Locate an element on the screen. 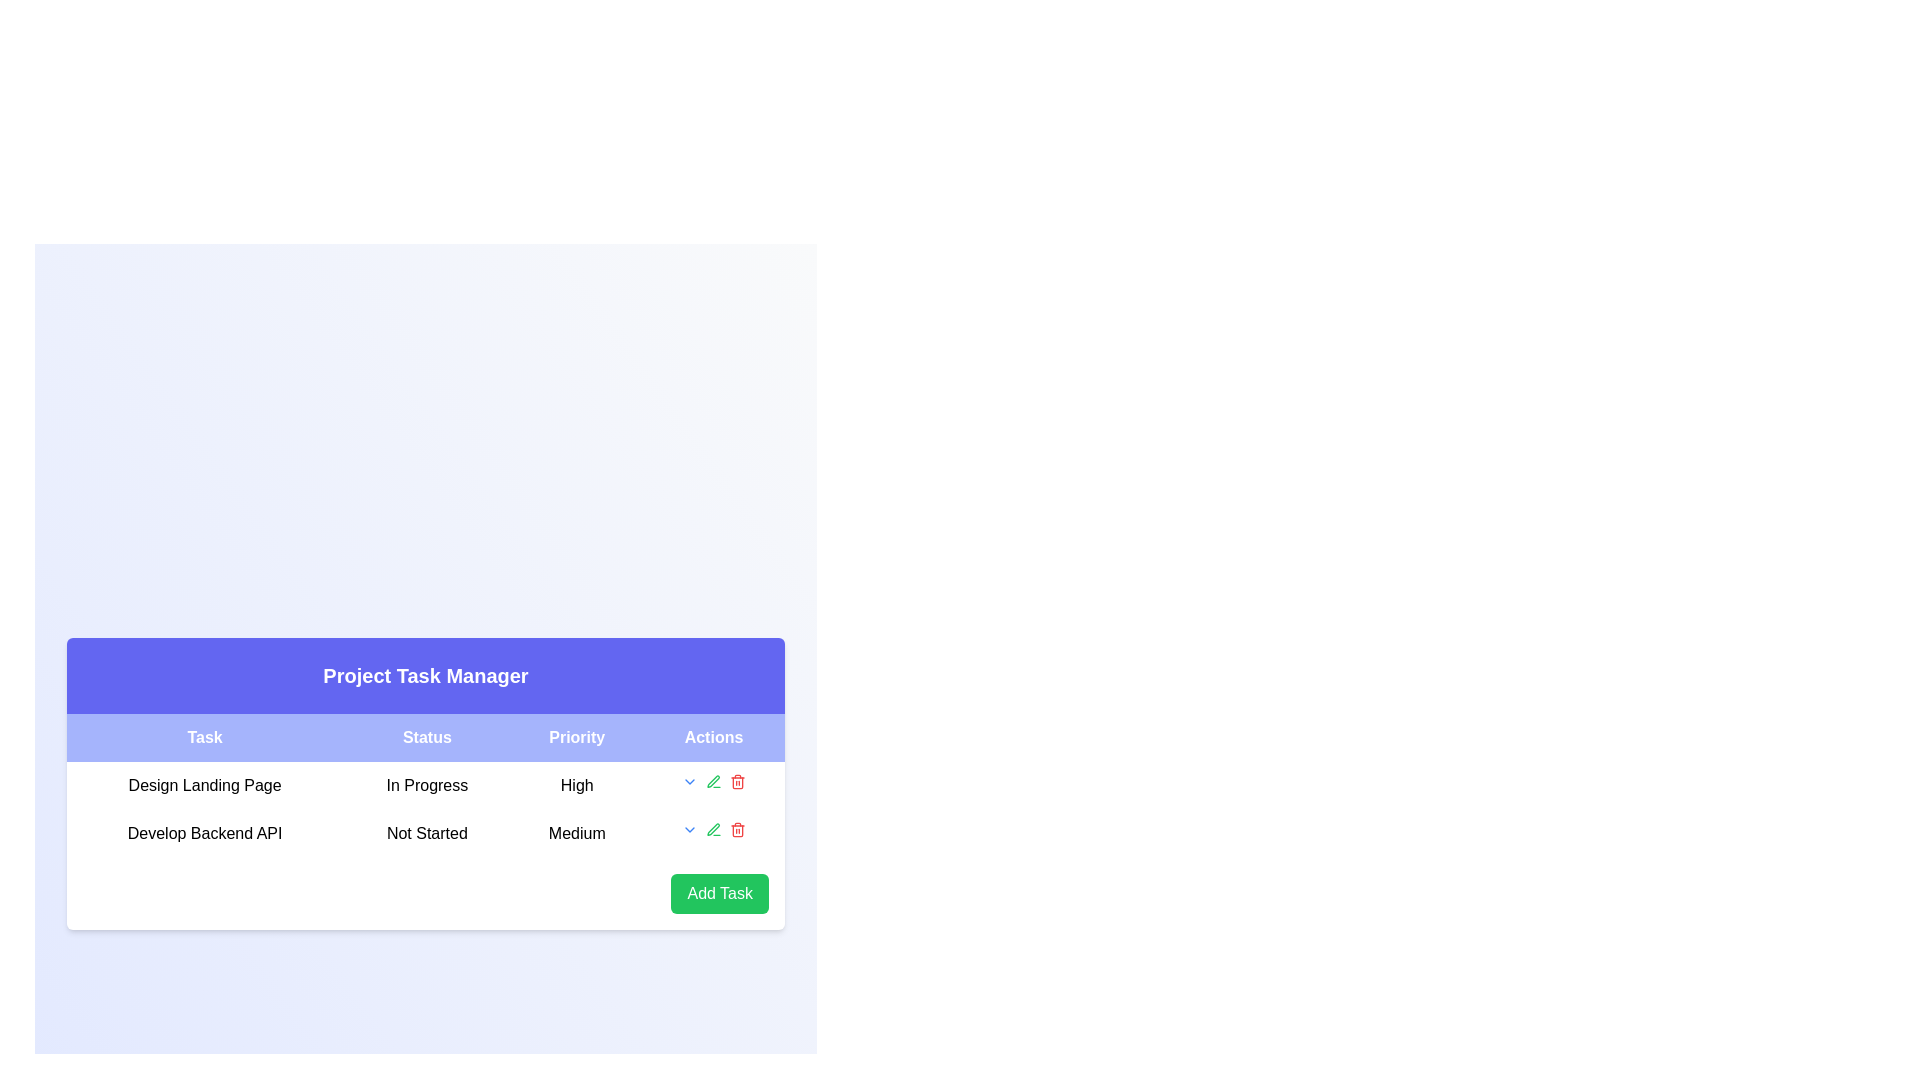 The height and width of the screenshot is (1080, 1920). the red trash bin icon located under the 'Actions' column of the second row in the task table is located at coordinates (737, 829).